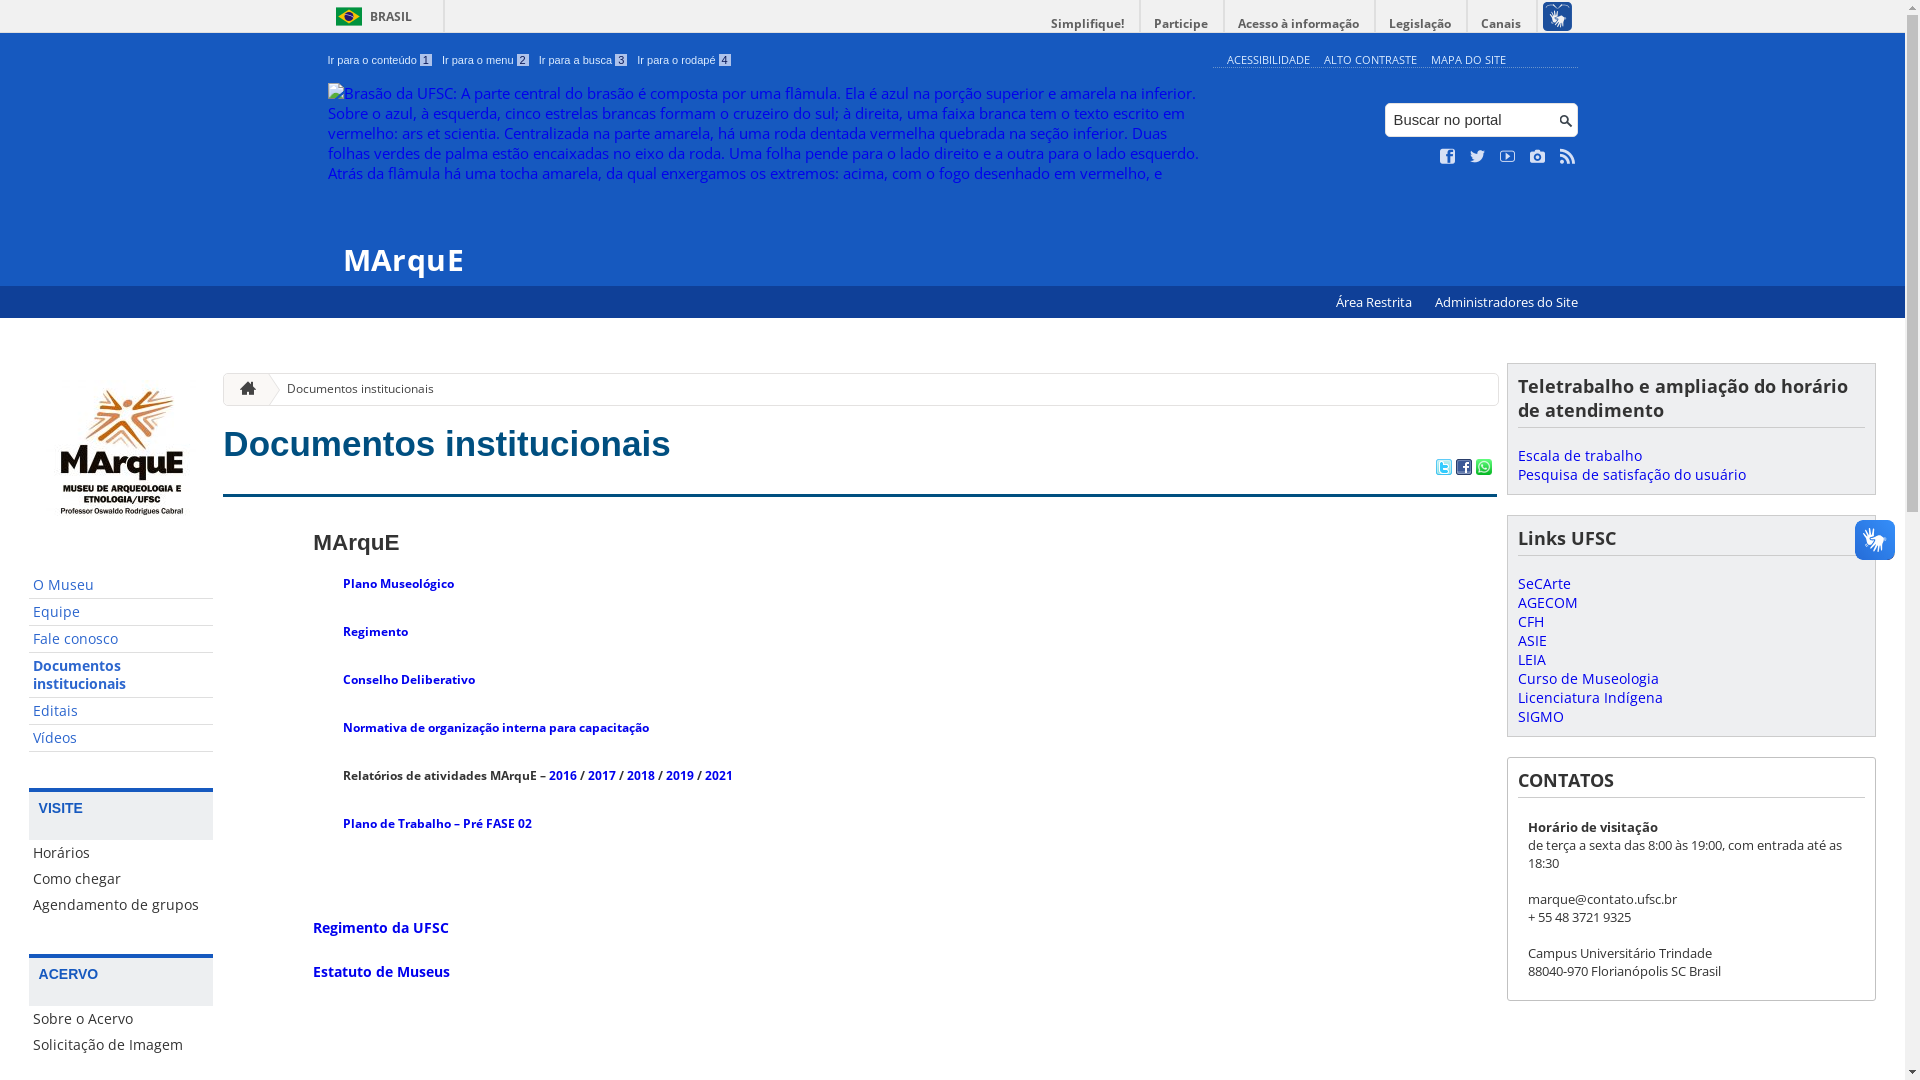 The width and height of the screenshot is (1920, 1080). Describe the element at coordinates (120, 1018) in the screenshot. I see `'Sobre o Acervo'` at that location.